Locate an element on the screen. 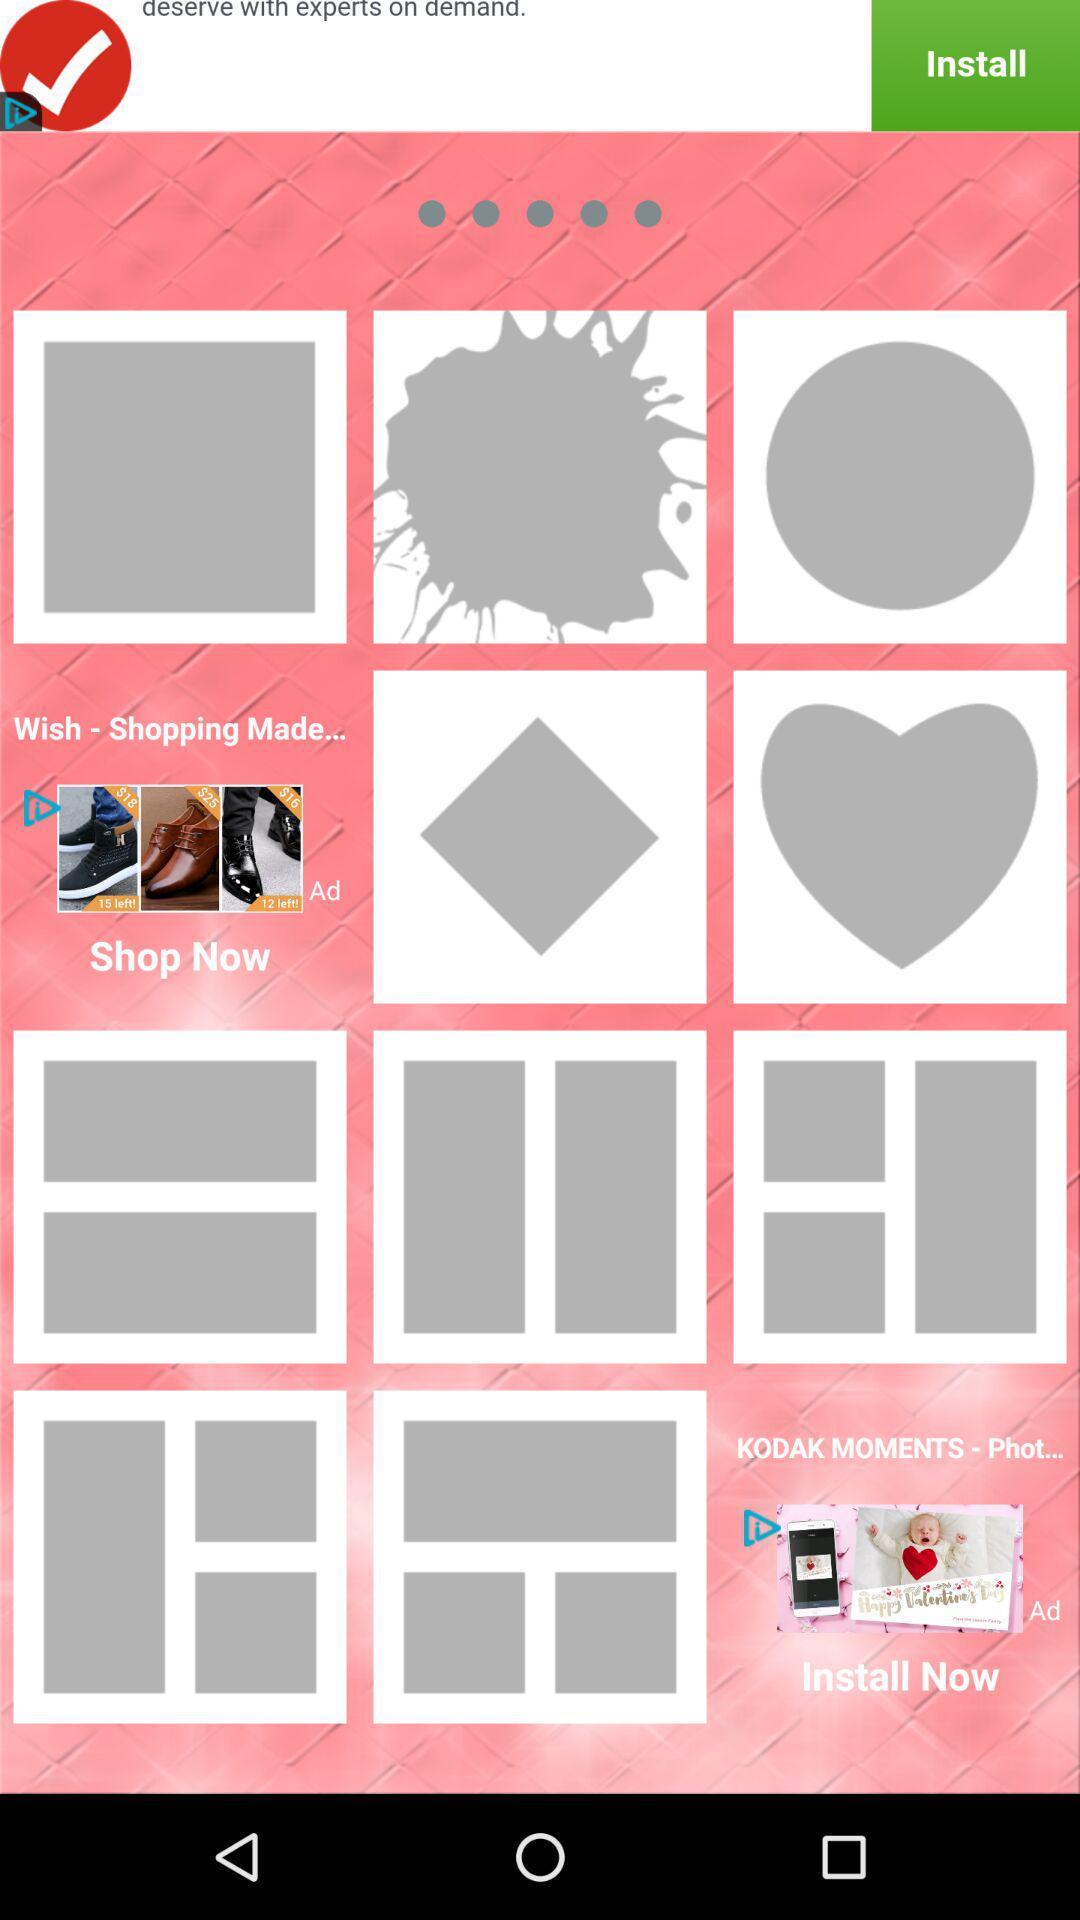  shape is located at coordinates (540, 475).